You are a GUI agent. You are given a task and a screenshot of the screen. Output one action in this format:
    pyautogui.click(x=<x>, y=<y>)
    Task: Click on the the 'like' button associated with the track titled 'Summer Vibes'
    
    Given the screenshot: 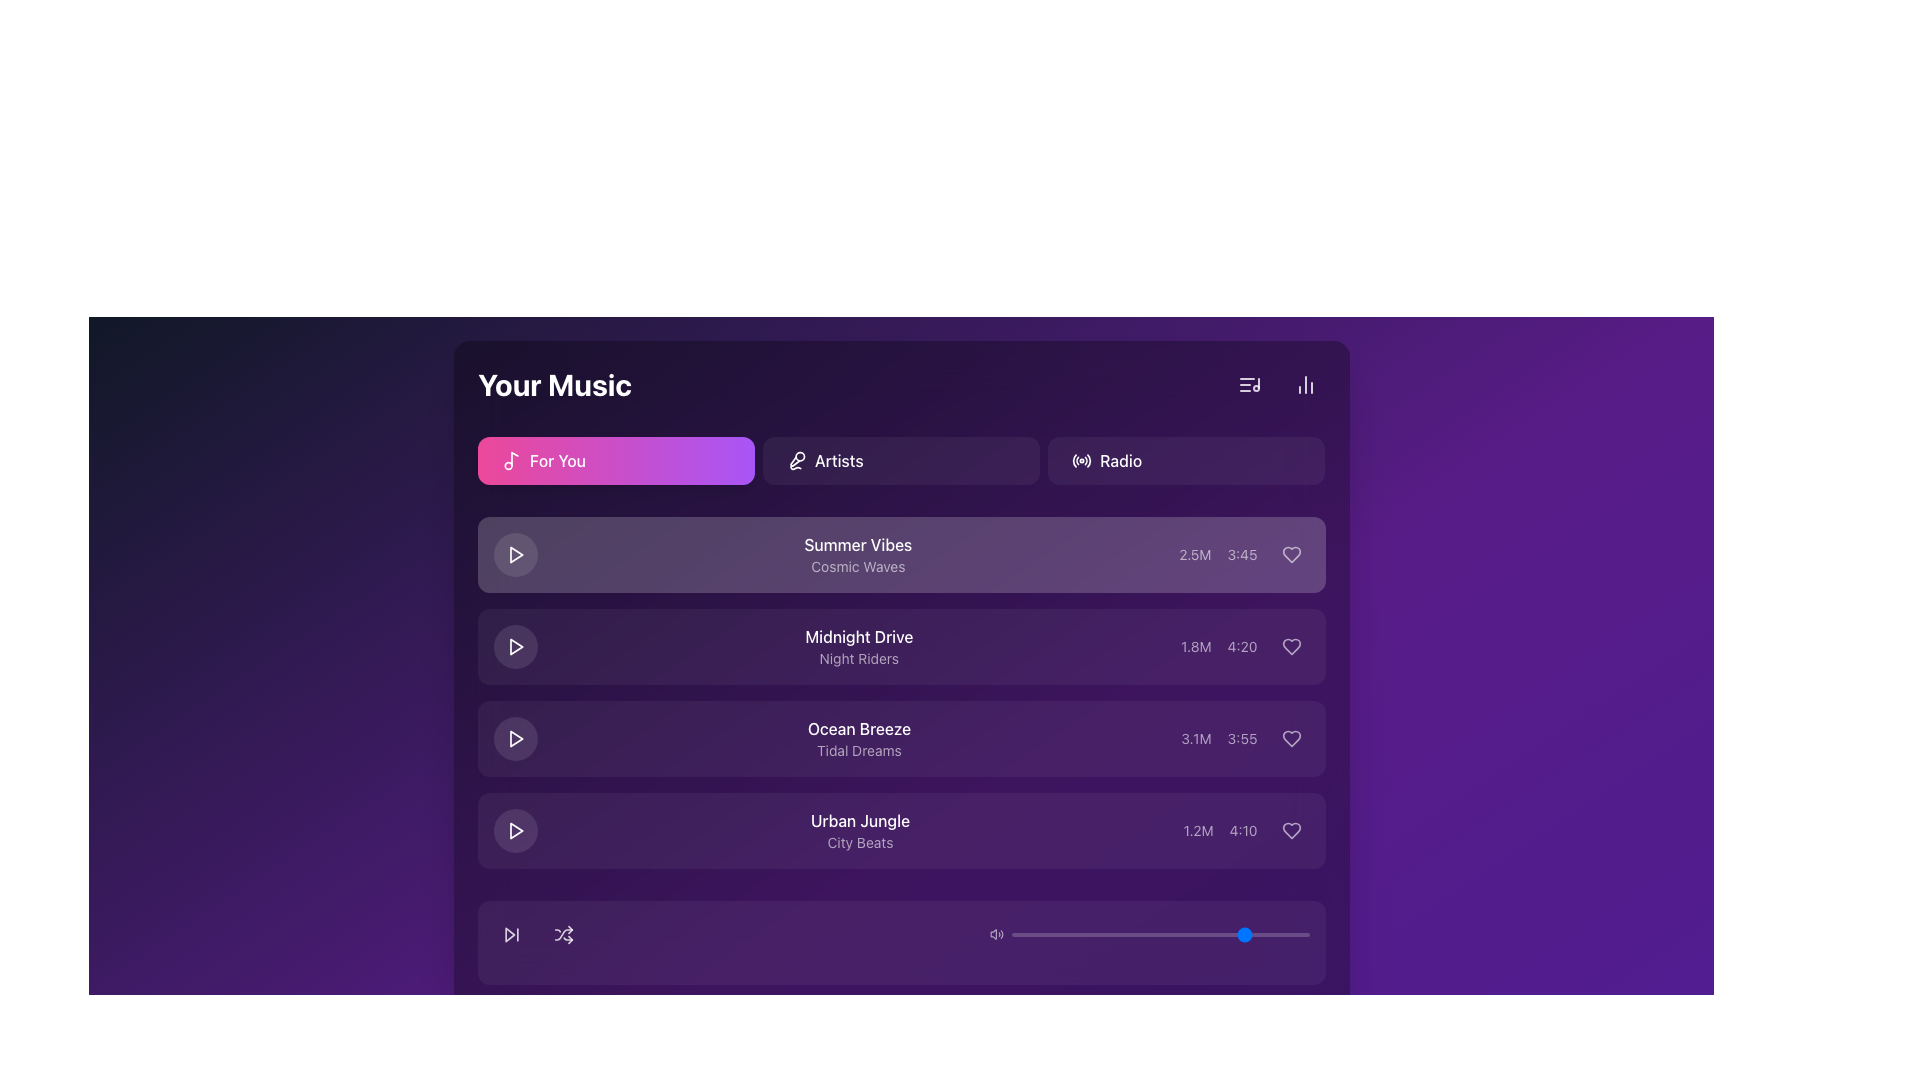 What is the action you would take?
    pyautogui.click(x=1291, y=555)
    